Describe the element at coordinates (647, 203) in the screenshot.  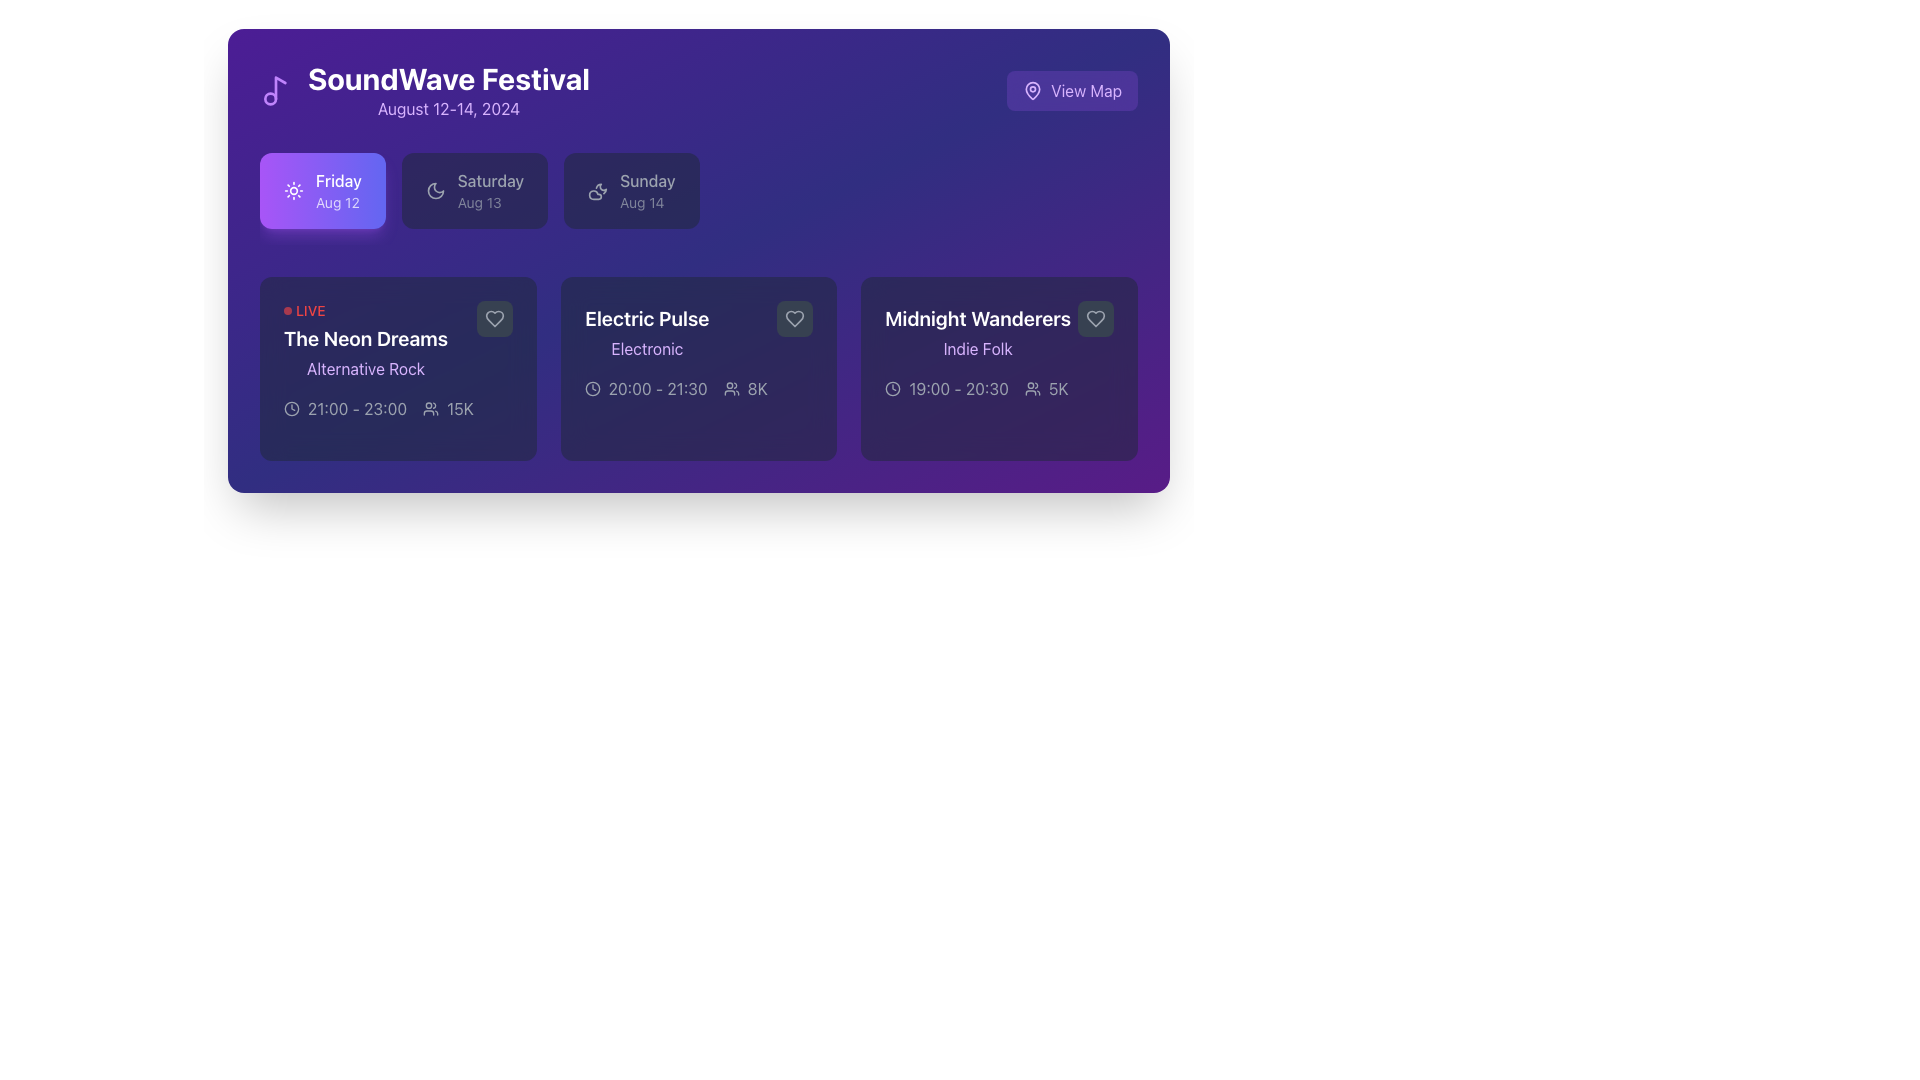
I see `date information from the text label located below the 'Sunday' text in the Sunday date selection card` at that location.